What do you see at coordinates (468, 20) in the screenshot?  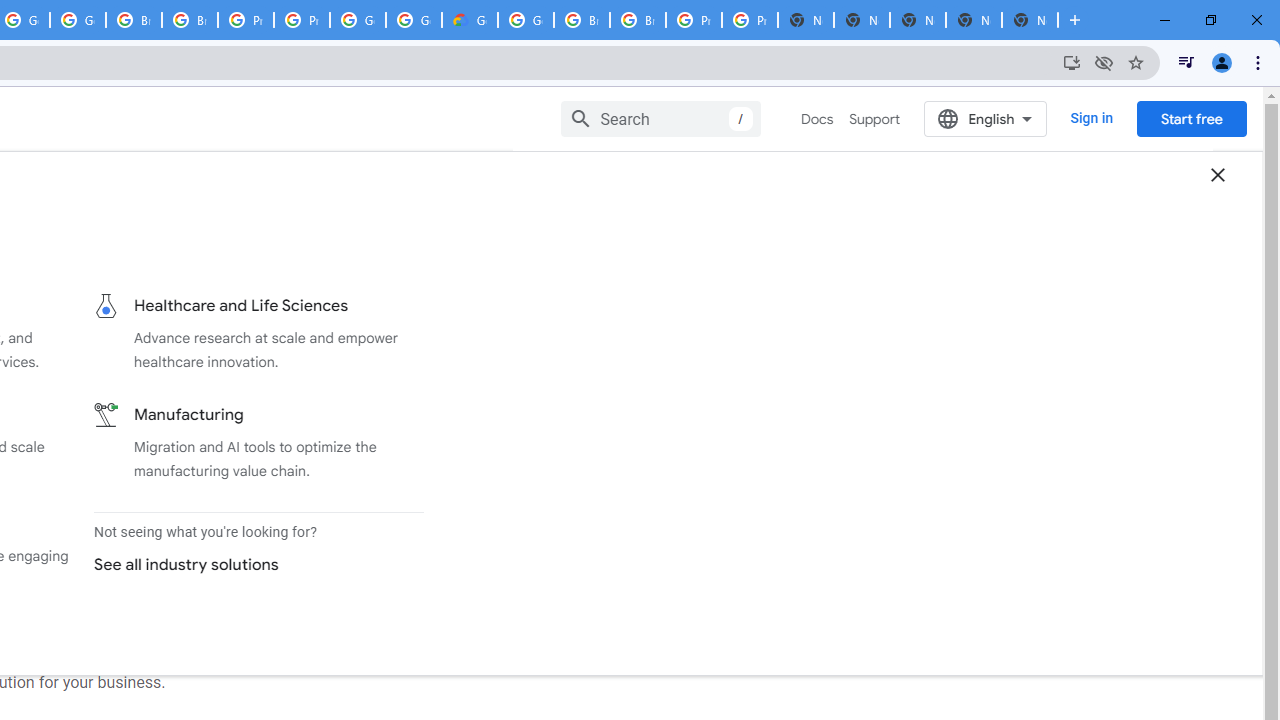 I see `'Google Cloud Estimate Summary'` at bounding box center [468, 20].